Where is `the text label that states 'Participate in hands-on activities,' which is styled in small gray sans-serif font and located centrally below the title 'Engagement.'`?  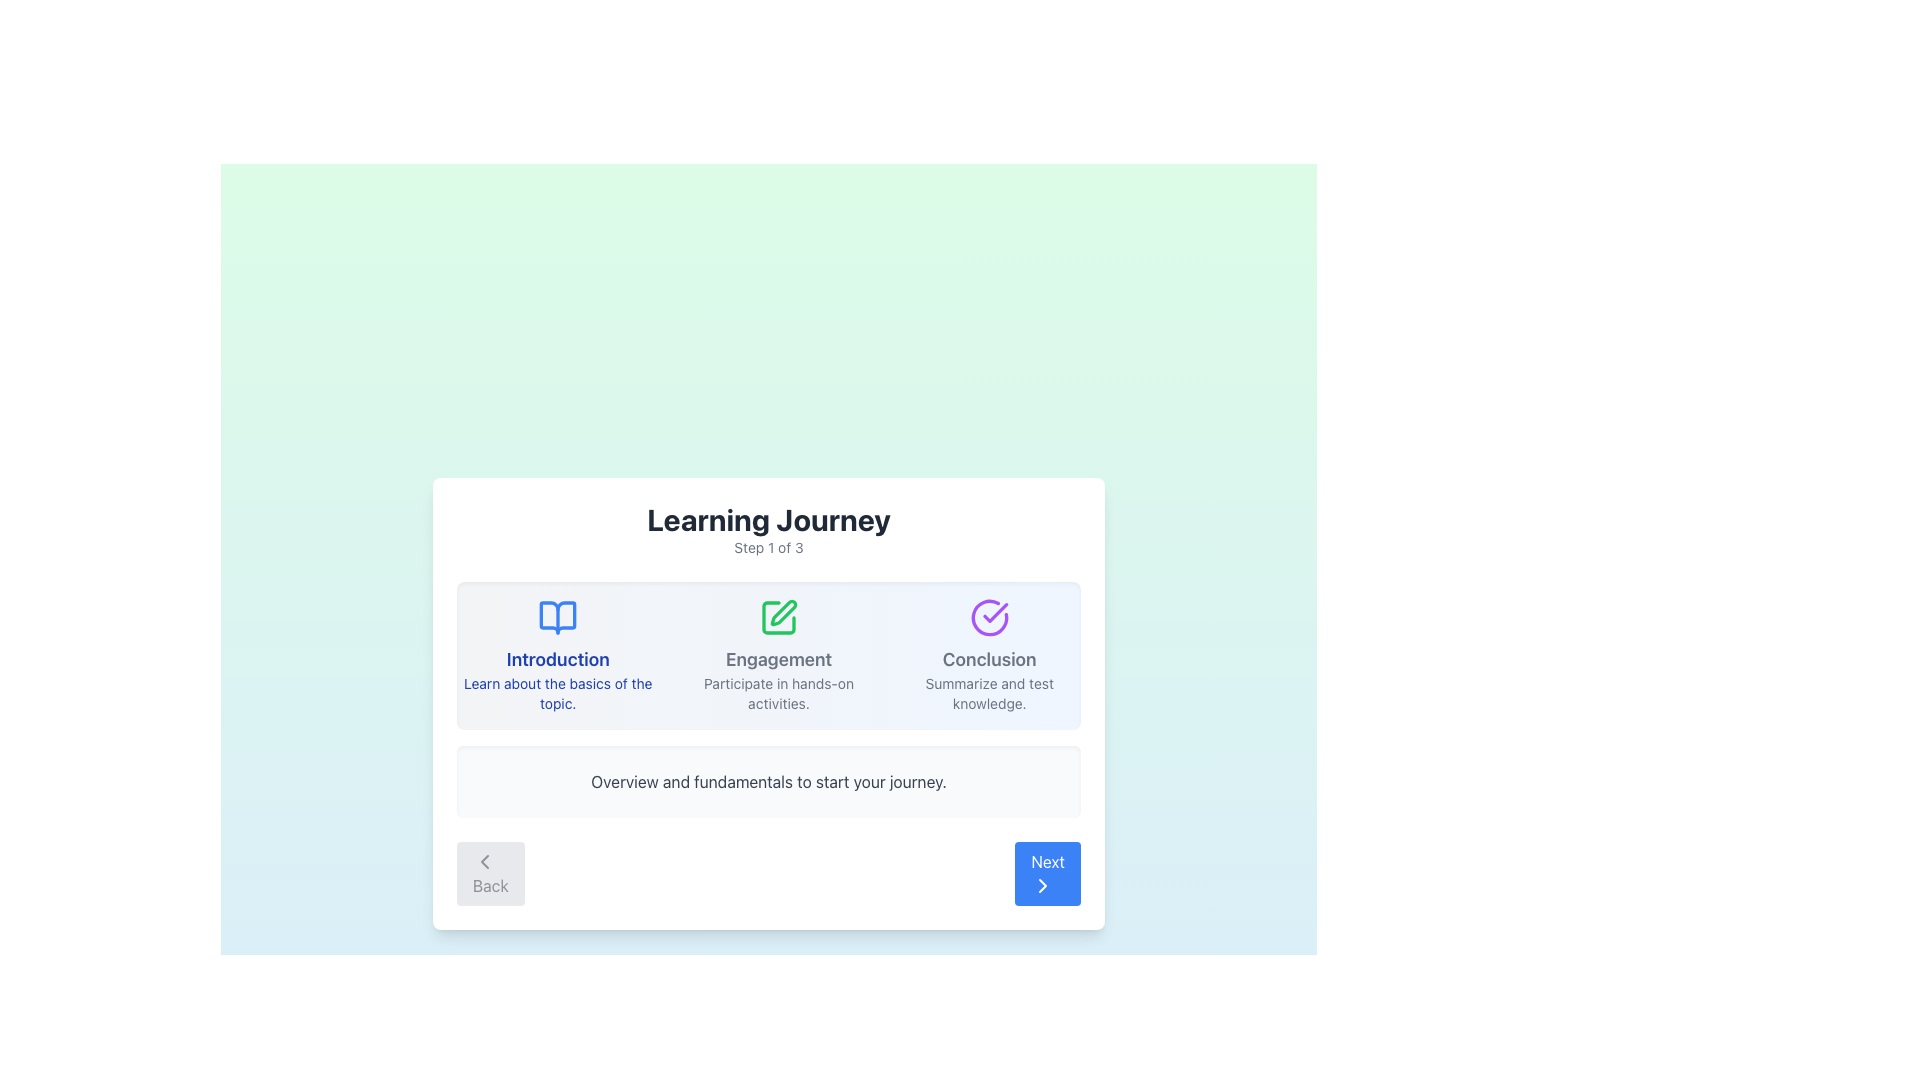 the text label that states 'Participate in hands-on activities,' which is styled in small gray sans-serif font and located centrally below the title 'Engagement.' is located at coordinates (777, 693).